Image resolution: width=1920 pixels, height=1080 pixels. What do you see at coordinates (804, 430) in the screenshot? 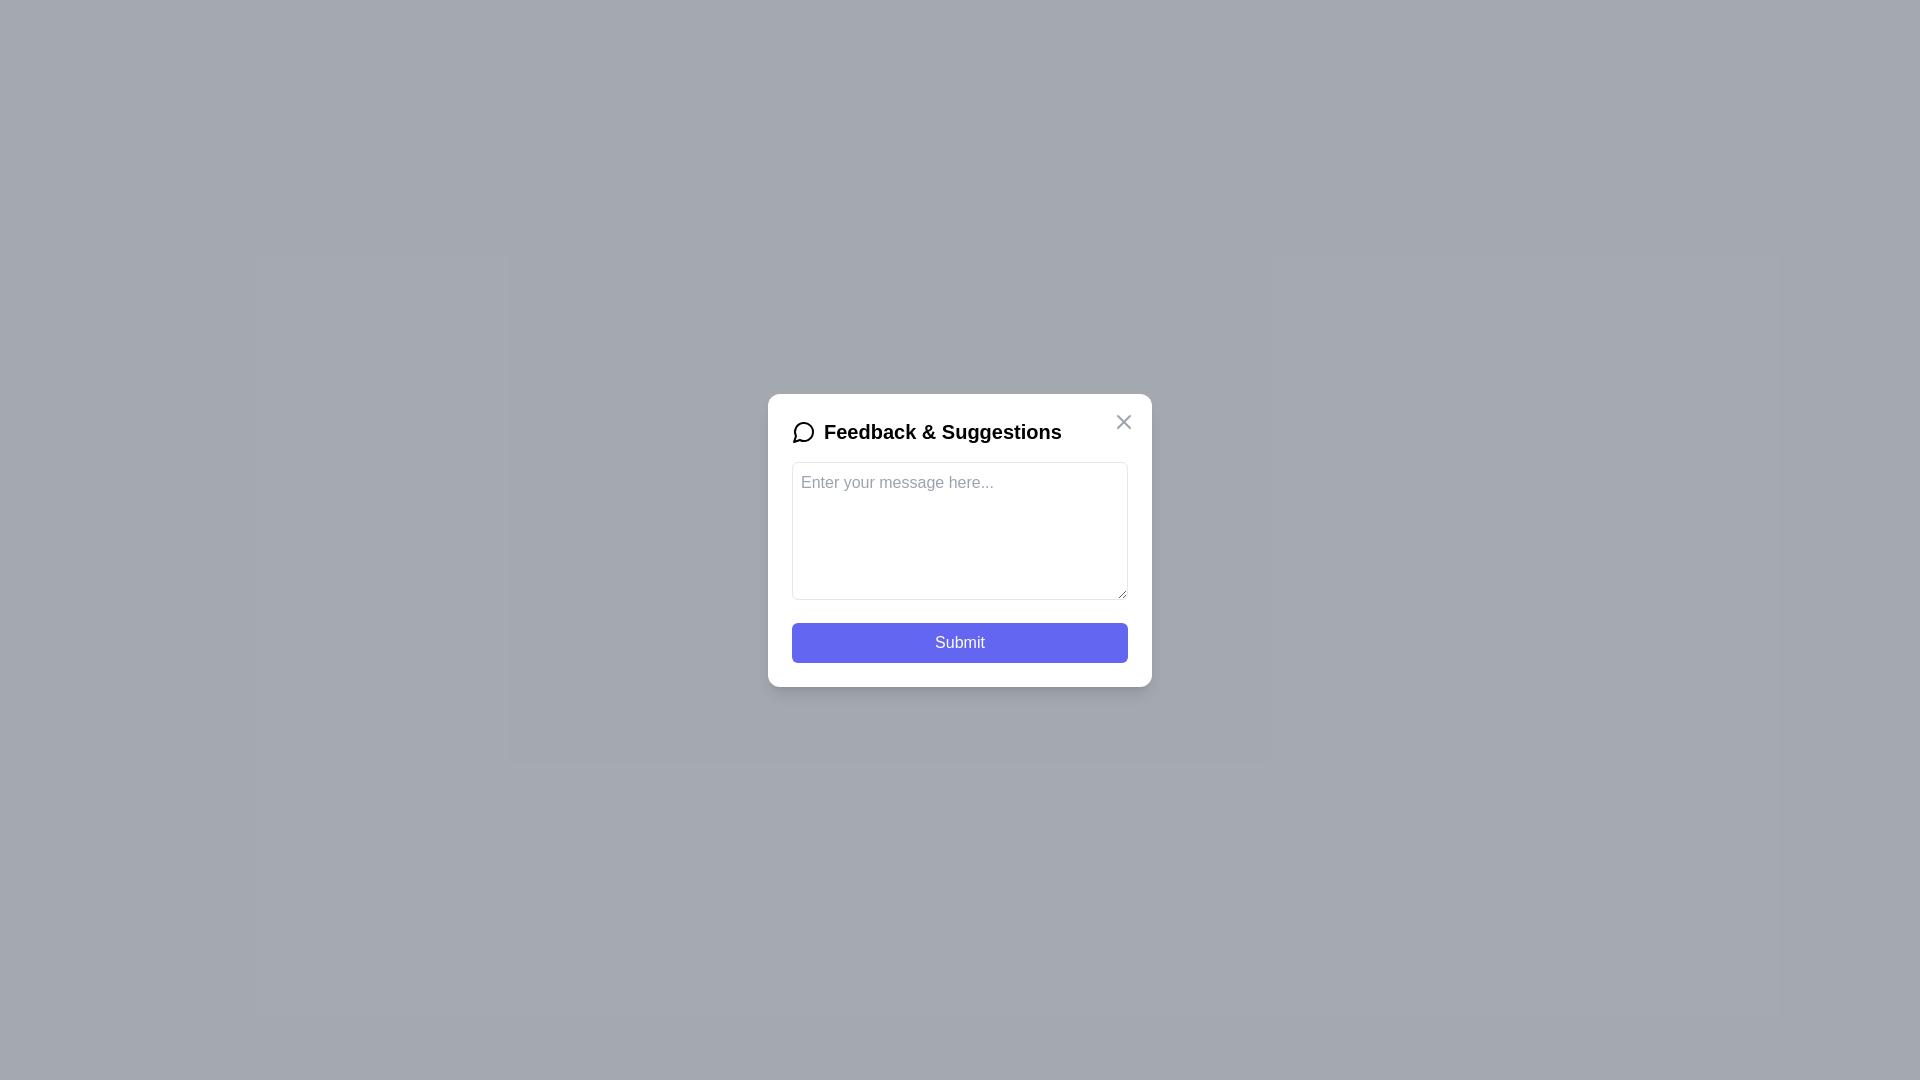
I see `the decorative icon located to the left of the header text 'Feedback & Suggestions'` at bounding box center [804, 430].